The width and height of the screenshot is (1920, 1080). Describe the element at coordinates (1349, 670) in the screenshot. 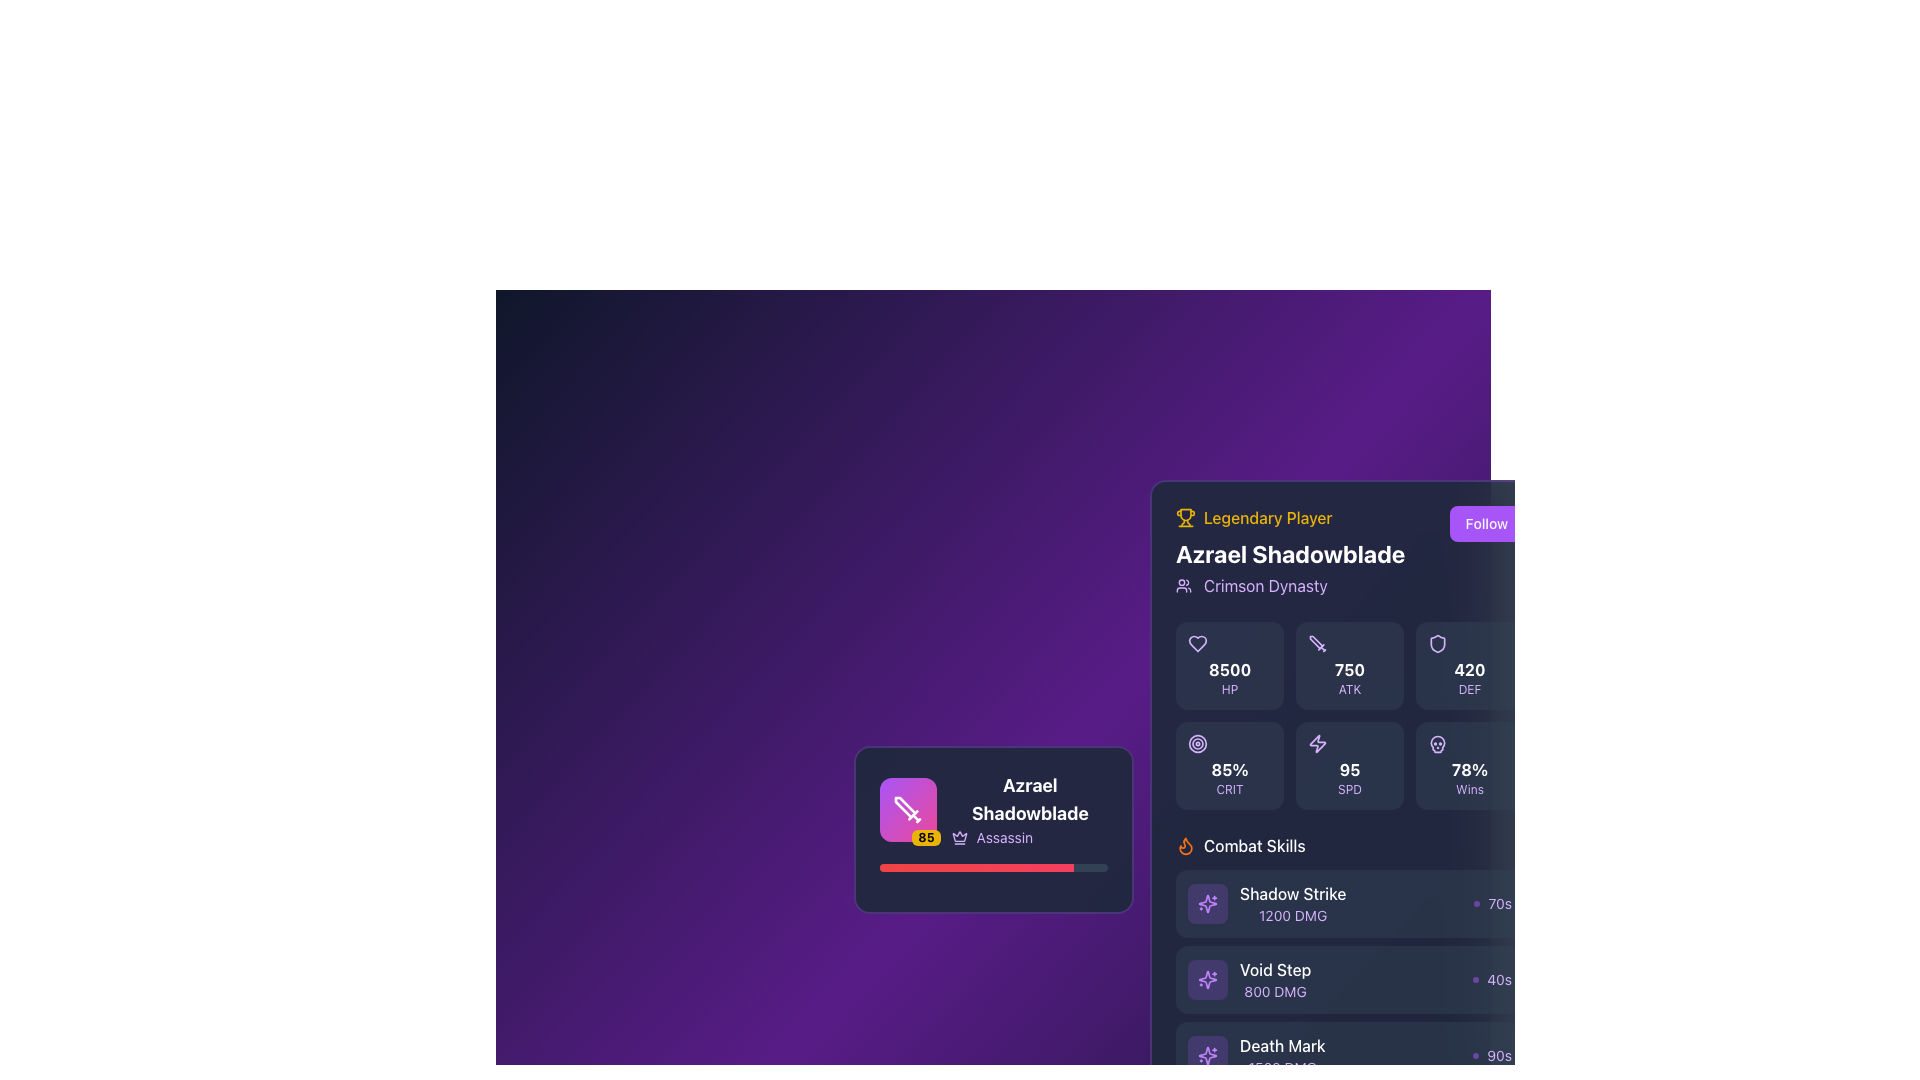

I see `numeric text value '750' displayed in bold white font, located centrally within the dark rectangular tile in the player statistics panel` at that location.